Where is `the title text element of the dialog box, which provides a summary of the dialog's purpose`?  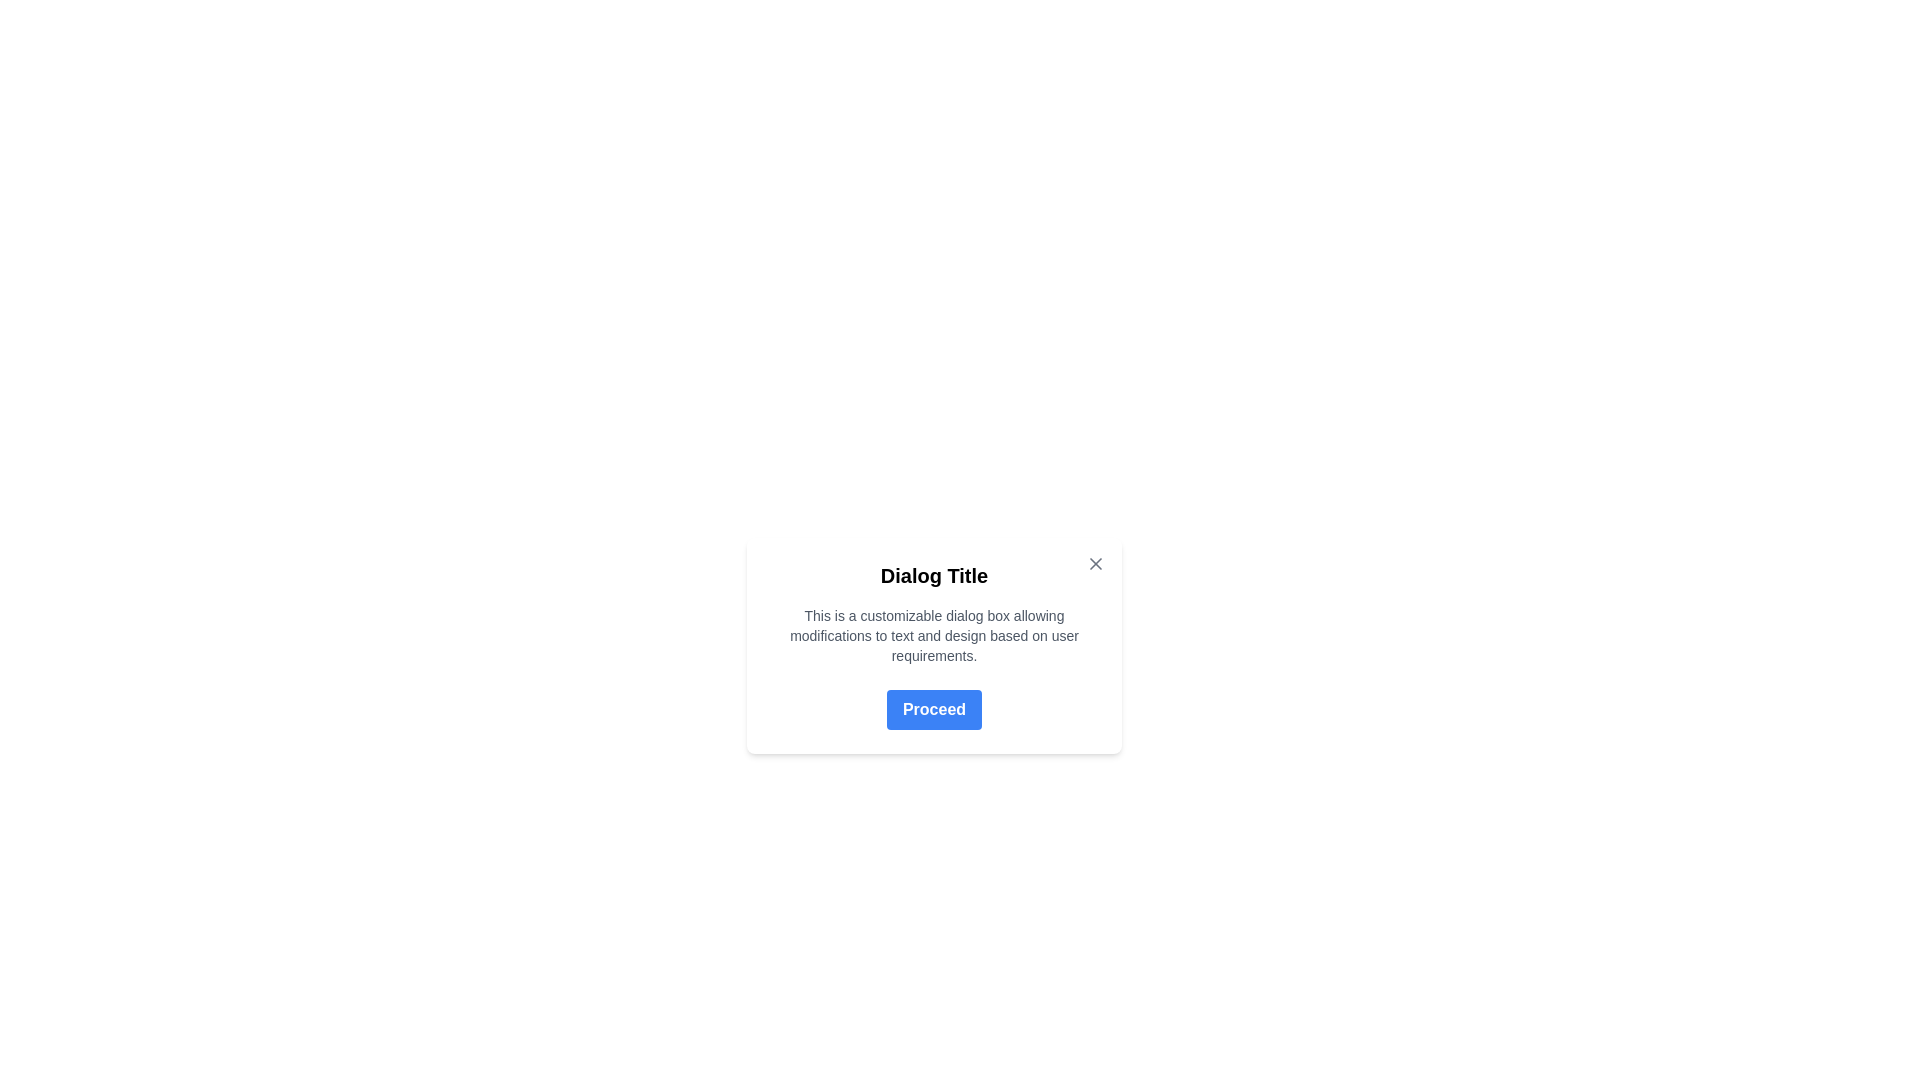
the title text element of the dialog box, which provides a summary of the dialog's purpose is located at coordinates (933, 575).